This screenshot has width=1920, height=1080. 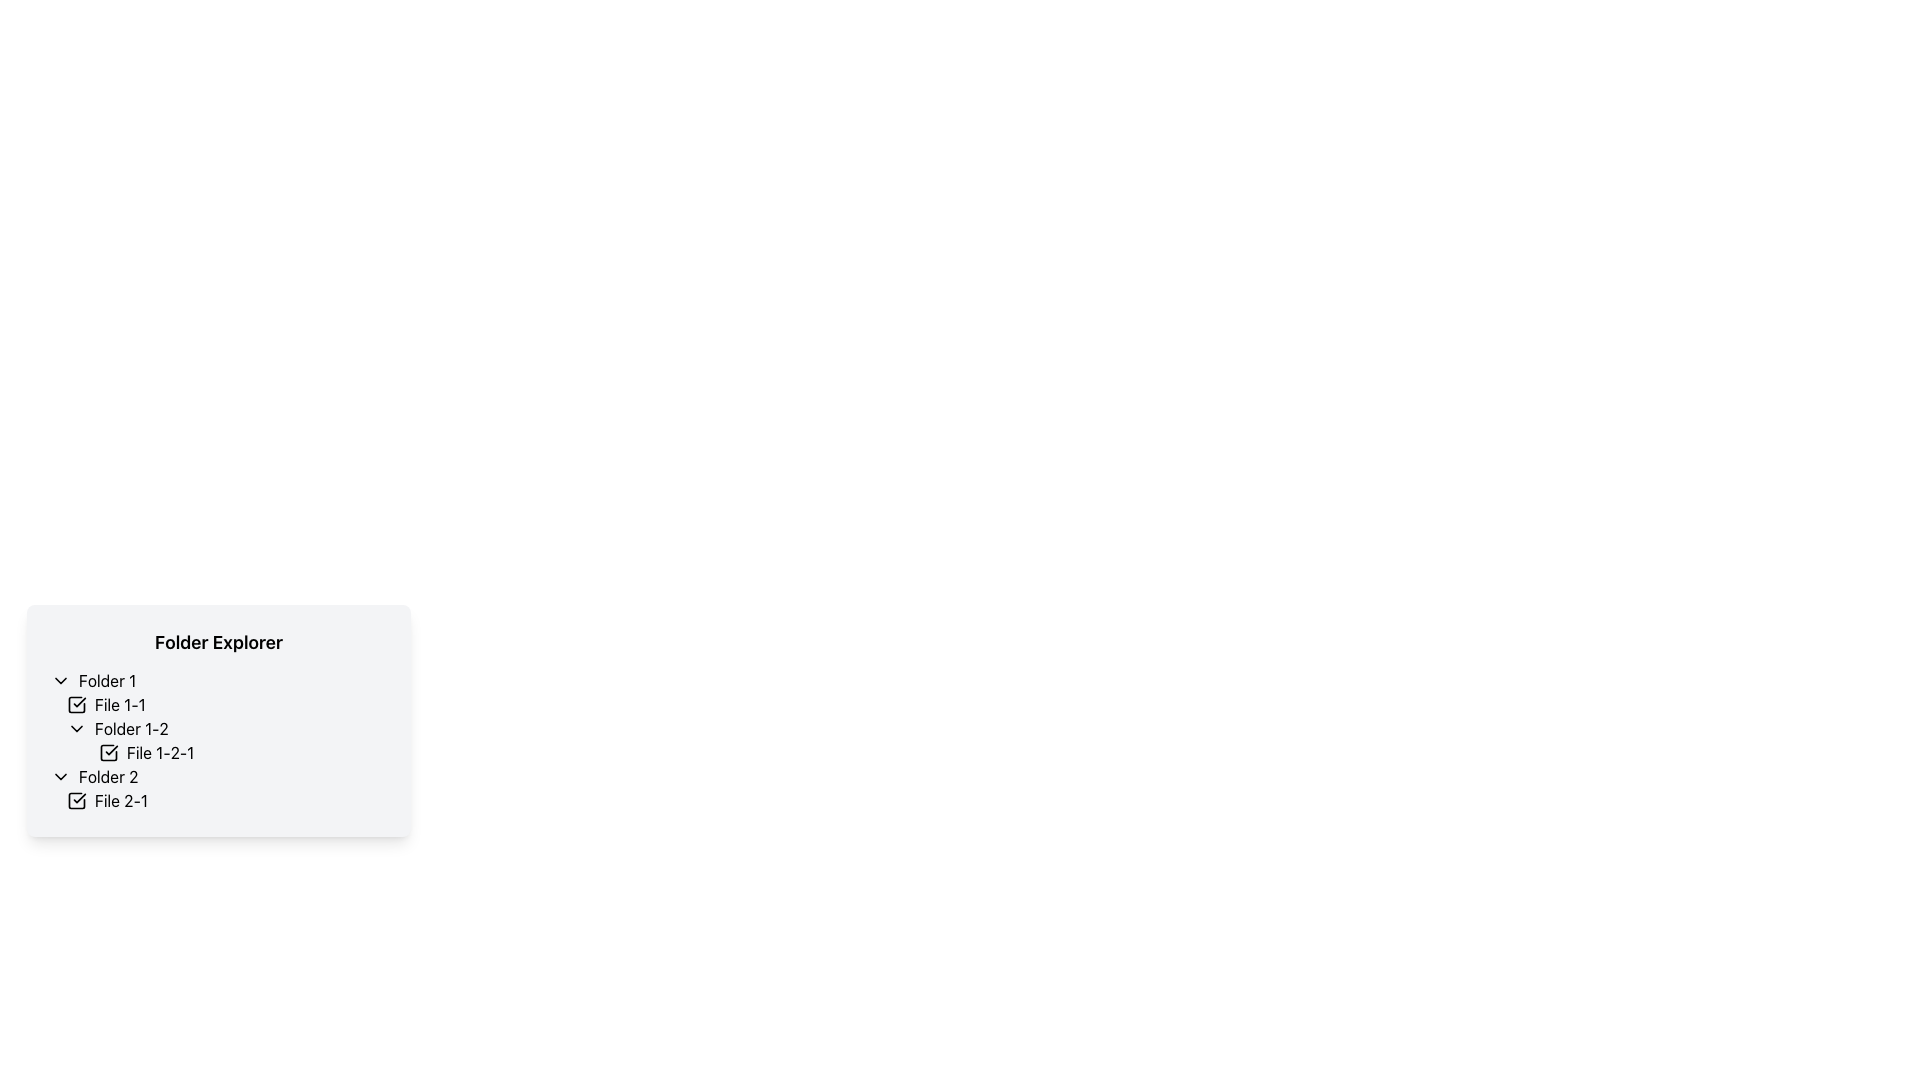 What do you see at coordinates (76, 800) in the screenshot?
I see `the Checkbox icon with a checkmark, located to the left of the label 'File 2-1'` at bounding box center [76, 800].